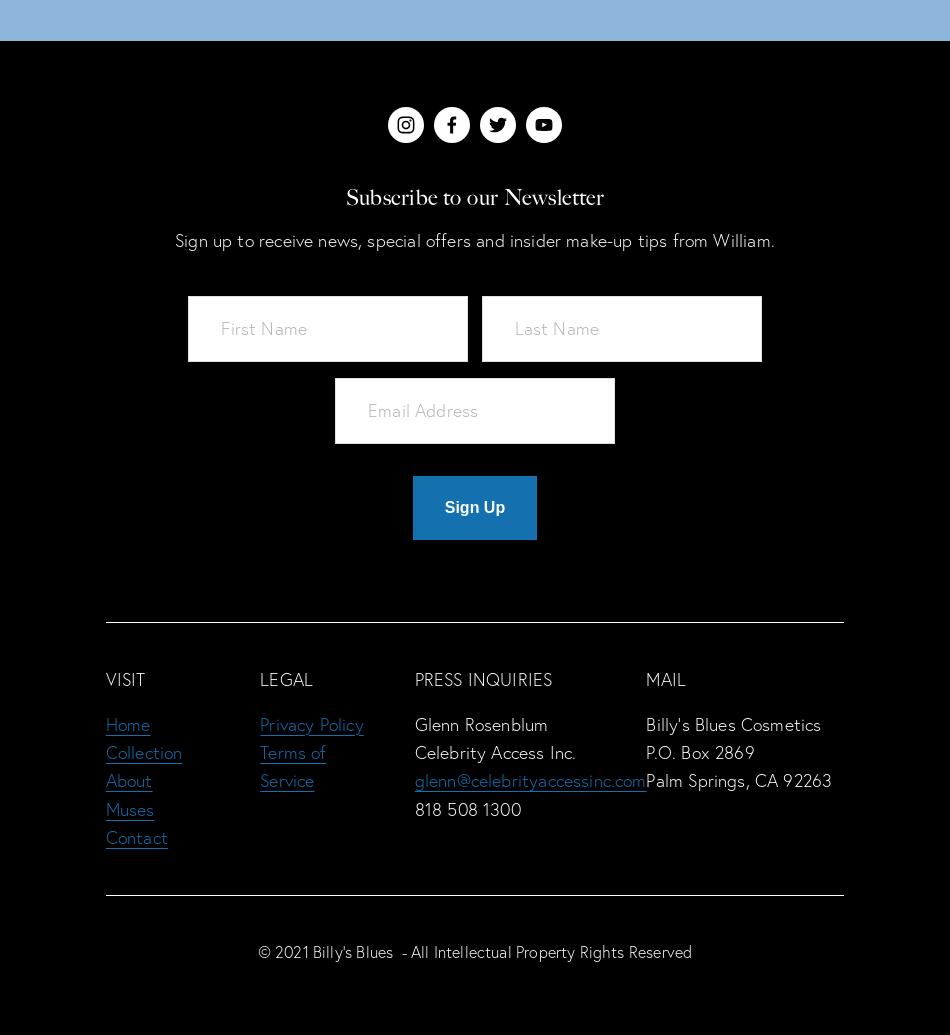 The image size is (950, 1035). What do you see at coordinates (285, 678) in the screenshot?
I see `'LEGAL'` at bounding box center [285, 678].